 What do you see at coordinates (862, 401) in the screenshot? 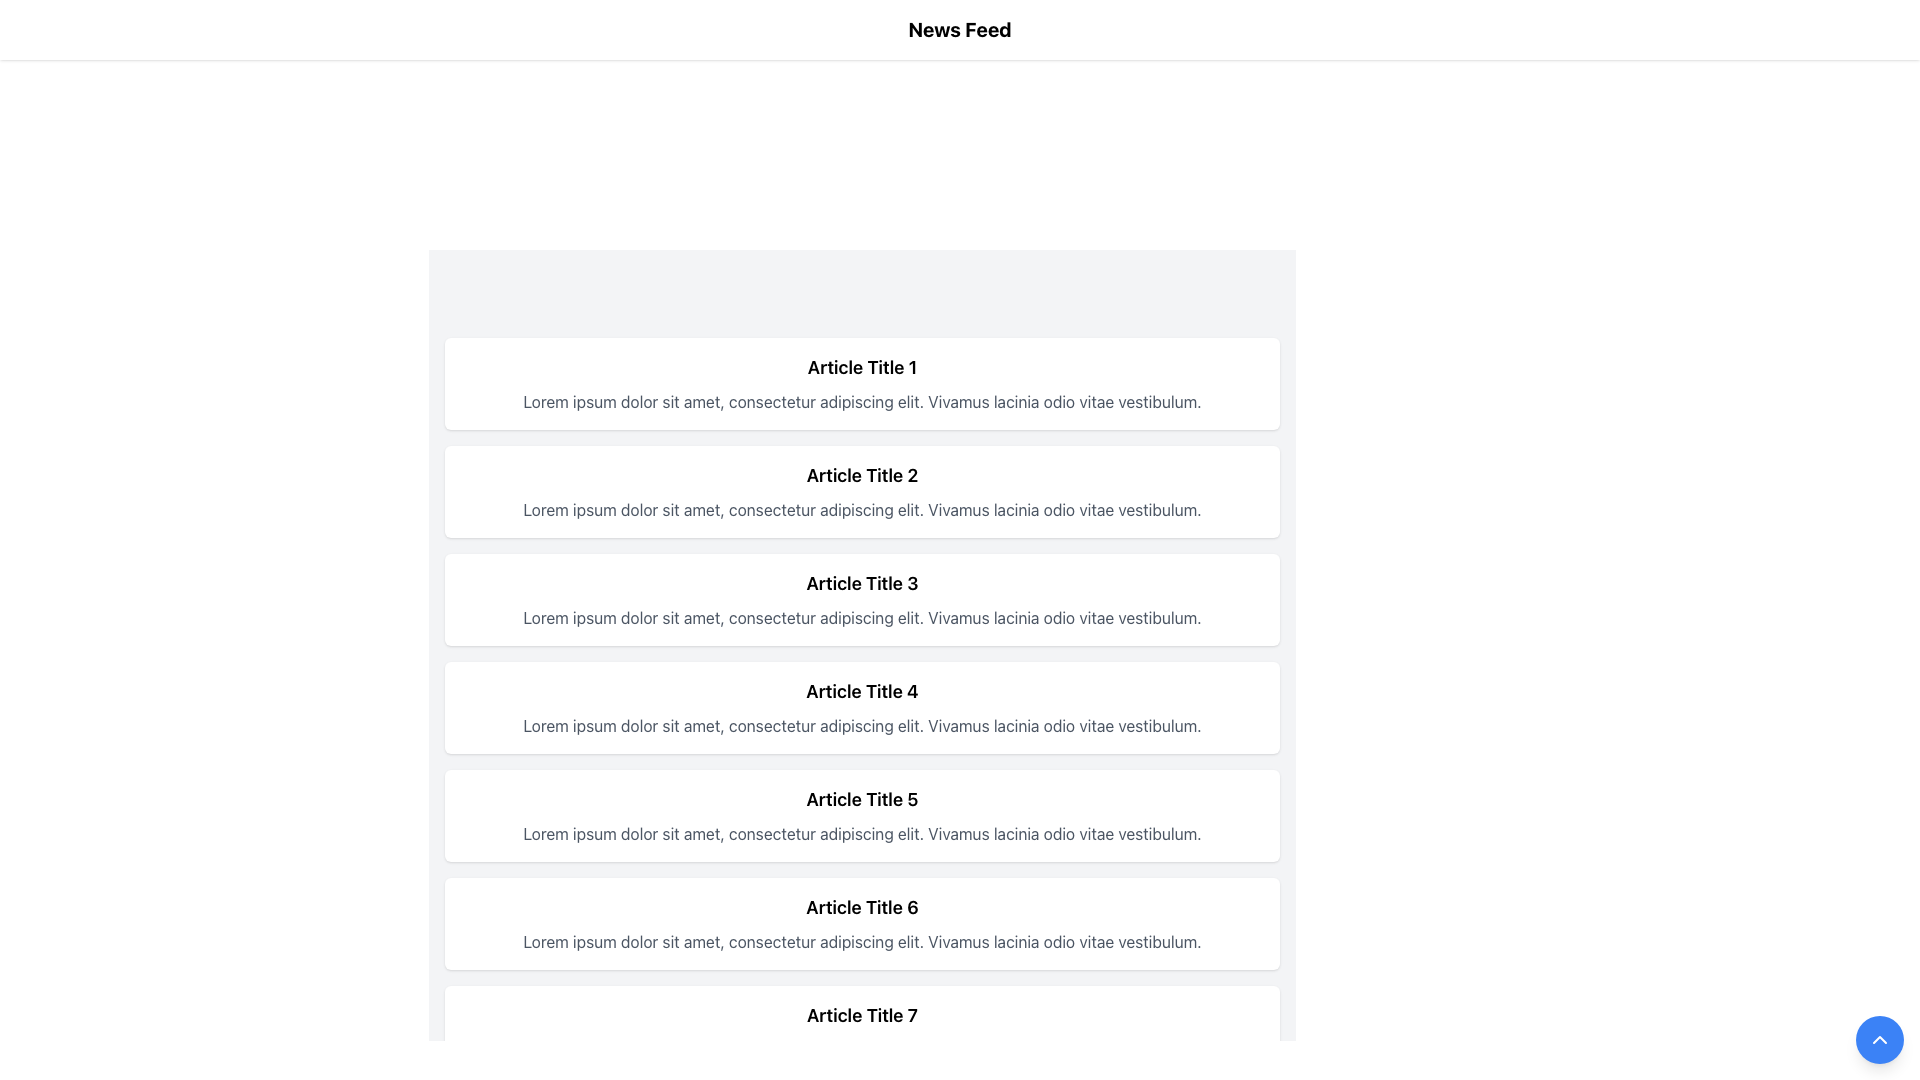
I see `the descriptive text element for the article identified by the title 'Article Title 1', located in the top section of the vertical list of card-like containers` at bounding box center [862, 401].